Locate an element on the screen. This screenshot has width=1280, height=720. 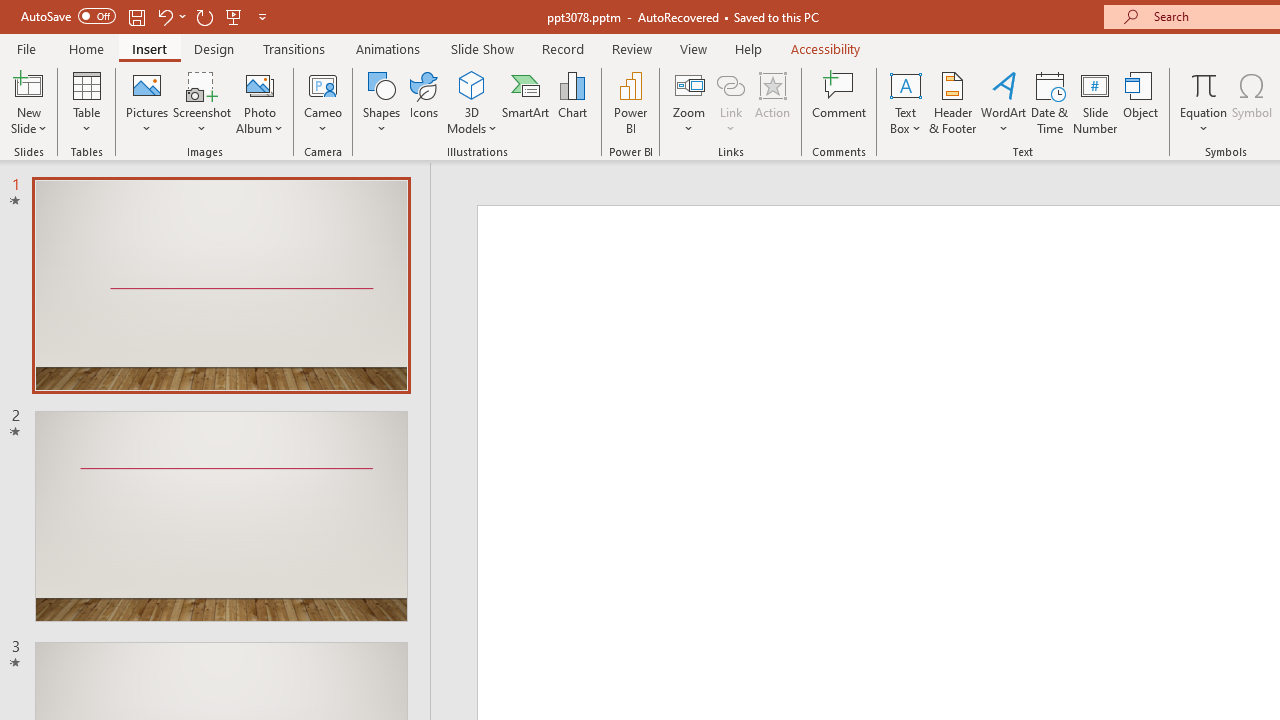
'Power BI' is located at coordinates (630, 103).